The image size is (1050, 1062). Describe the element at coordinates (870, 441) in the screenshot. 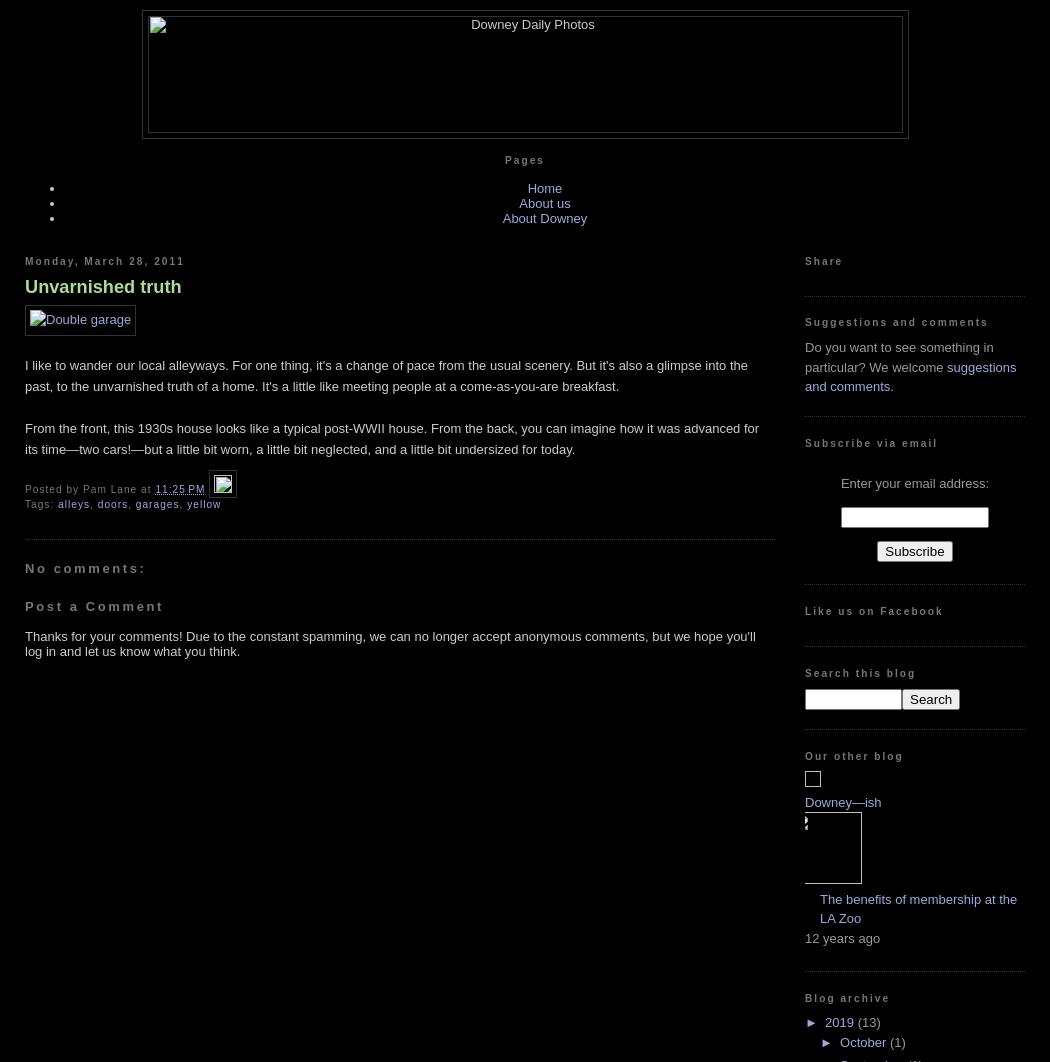

I see `'Subscribe via email'` at that location.